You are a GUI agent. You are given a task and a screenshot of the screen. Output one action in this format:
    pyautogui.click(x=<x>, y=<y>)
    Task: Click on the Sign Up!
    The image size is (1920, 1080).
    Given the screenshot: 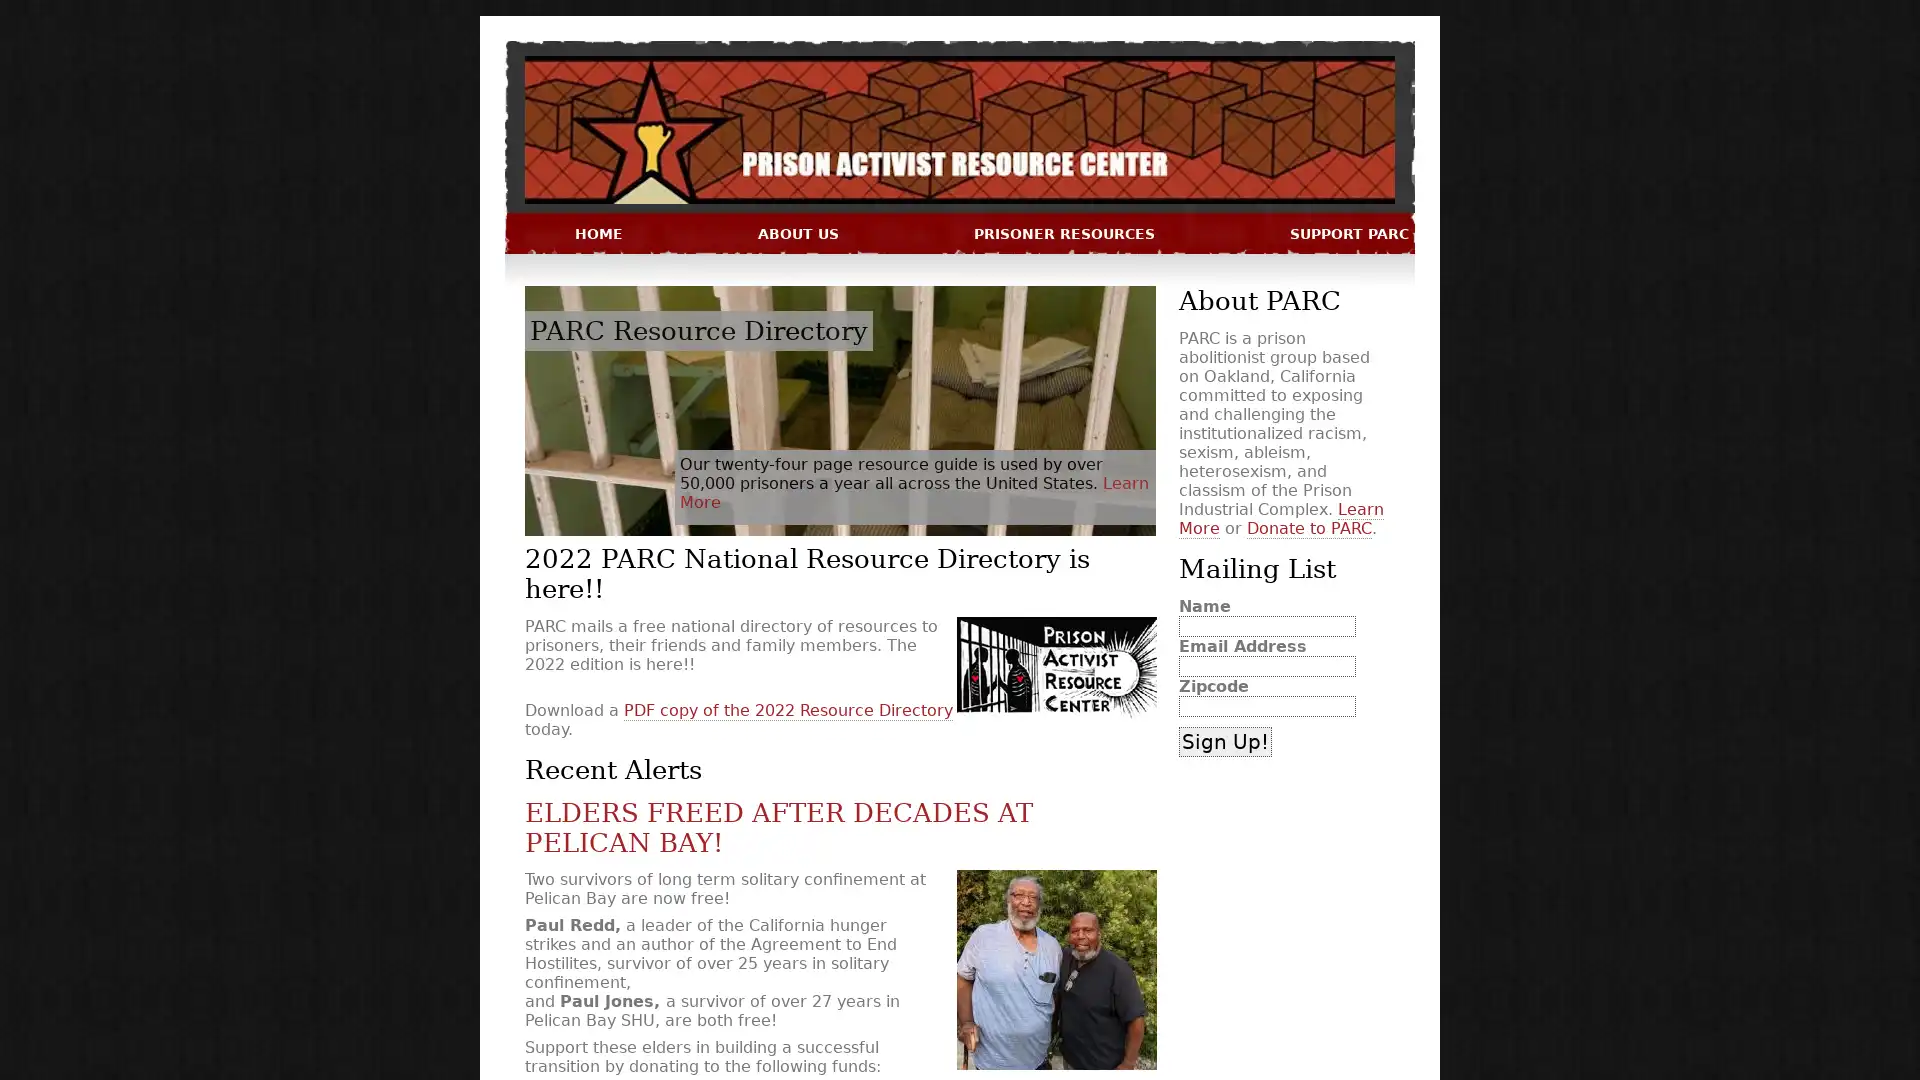 What is the action you would take?
    pyautogui.click(x=1223, y=740)
    